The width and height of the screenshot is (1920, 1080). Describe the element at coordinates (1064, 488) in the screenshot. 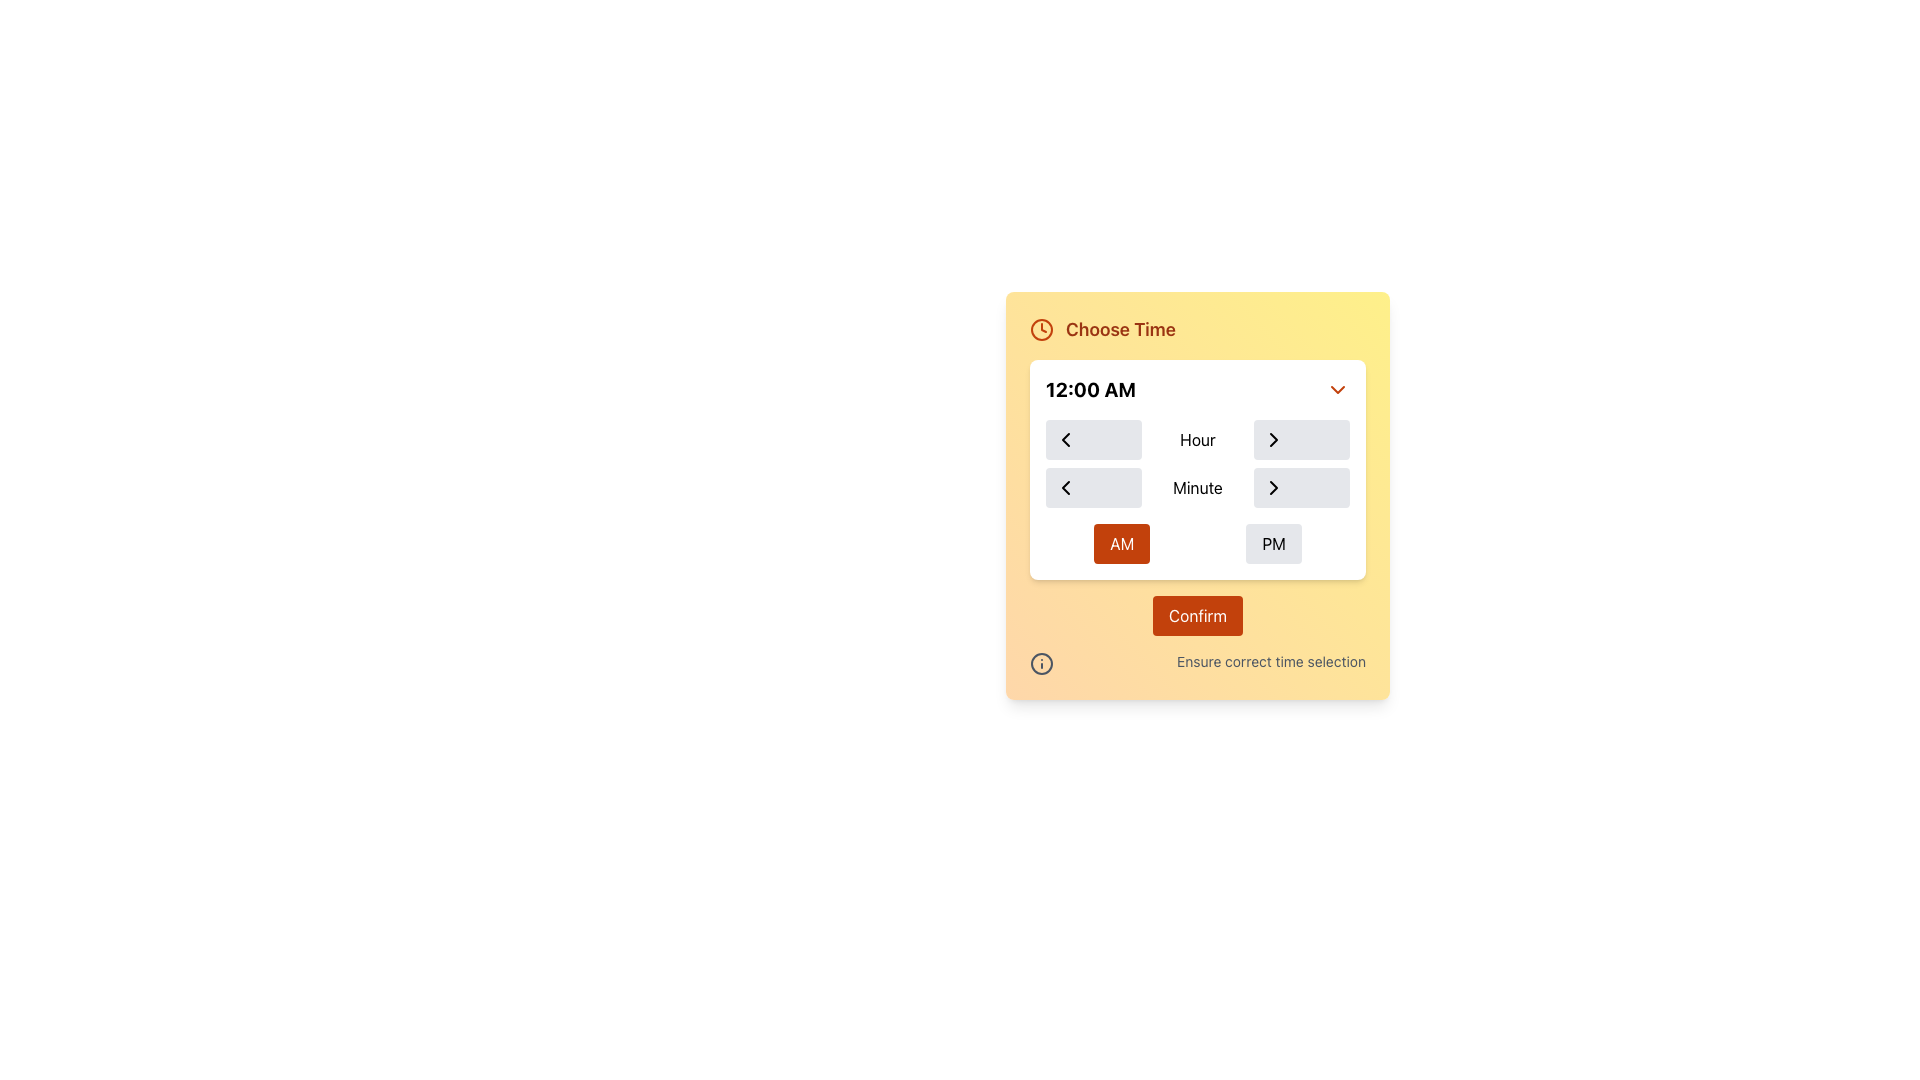

I see `the decrement icon, which is represented by a left-pointing arrow located under the central time display, to decrease the 'Minutes' value` at that location.